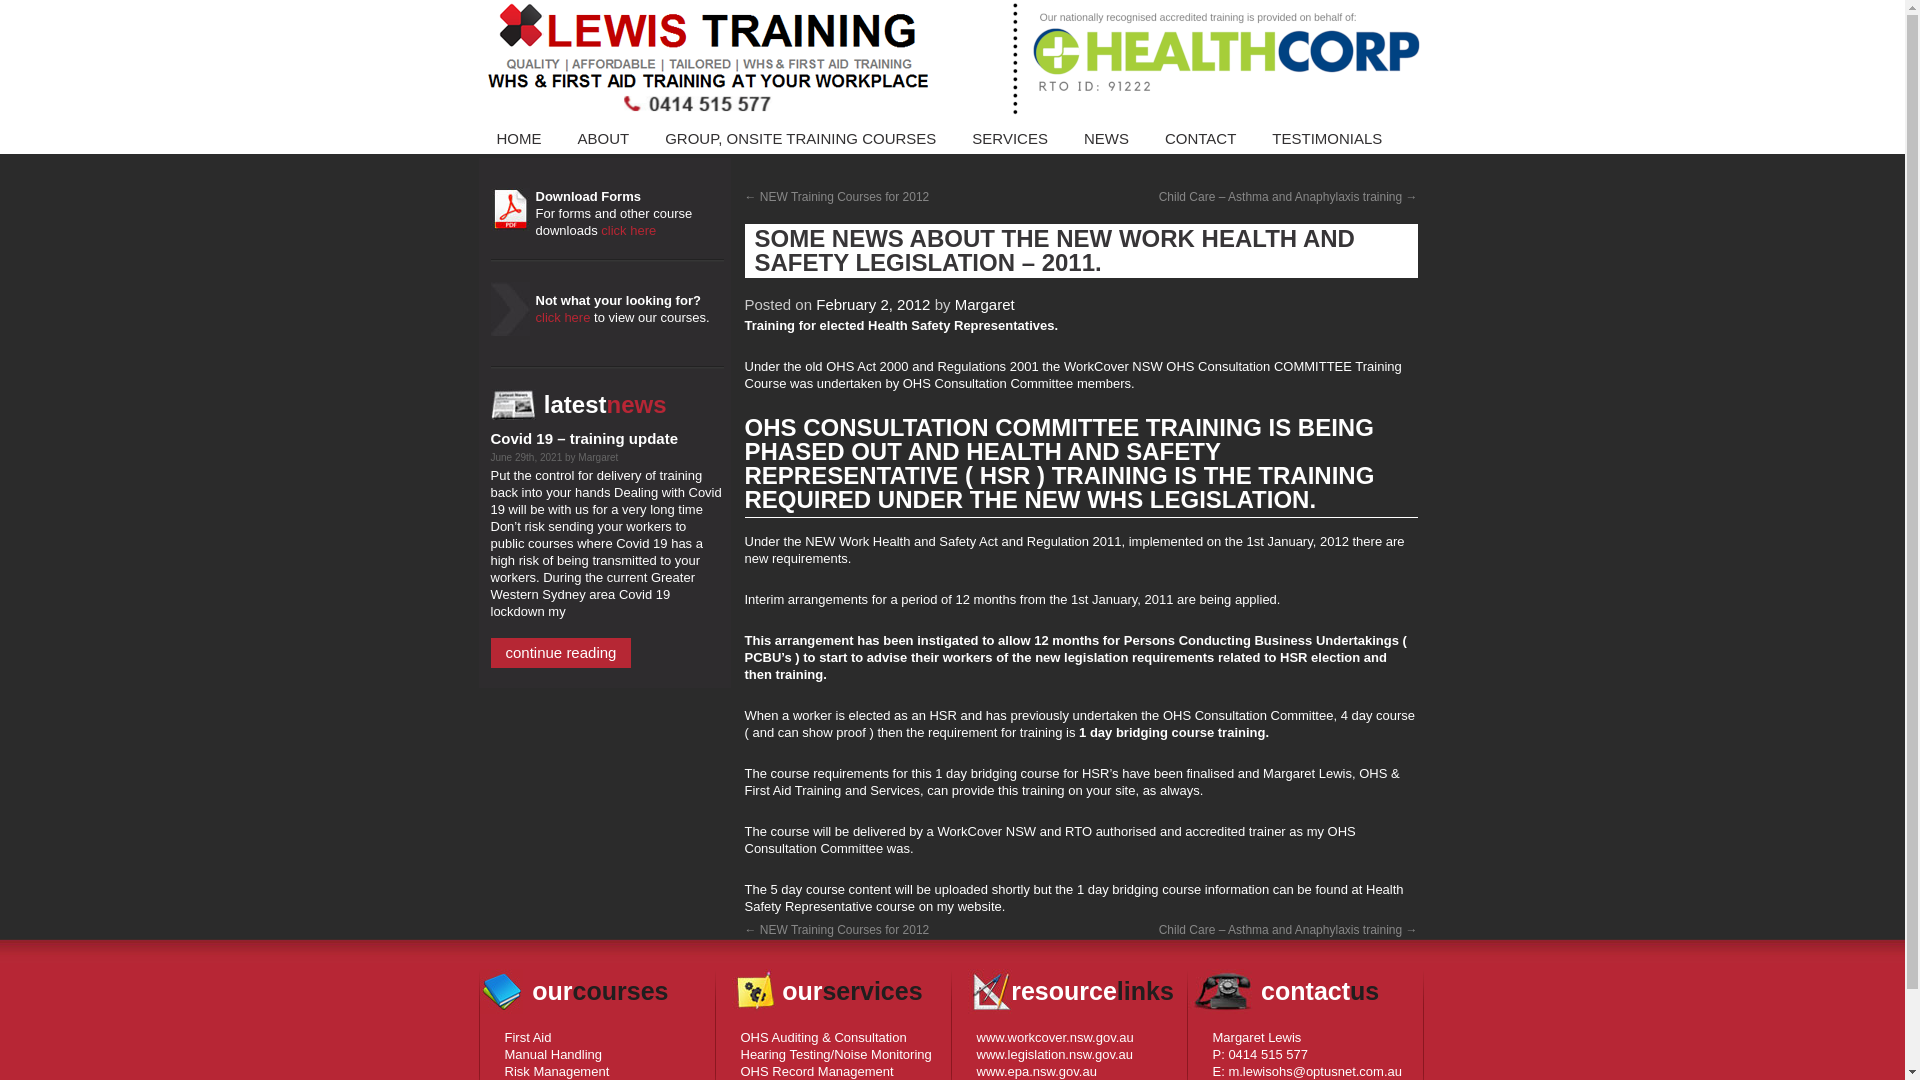 The height and width of the screenshot is (1080, 1920). Describe the element at coordinates (504, 1053) in the screenshot. I see `'Manual Handling'` at that location.